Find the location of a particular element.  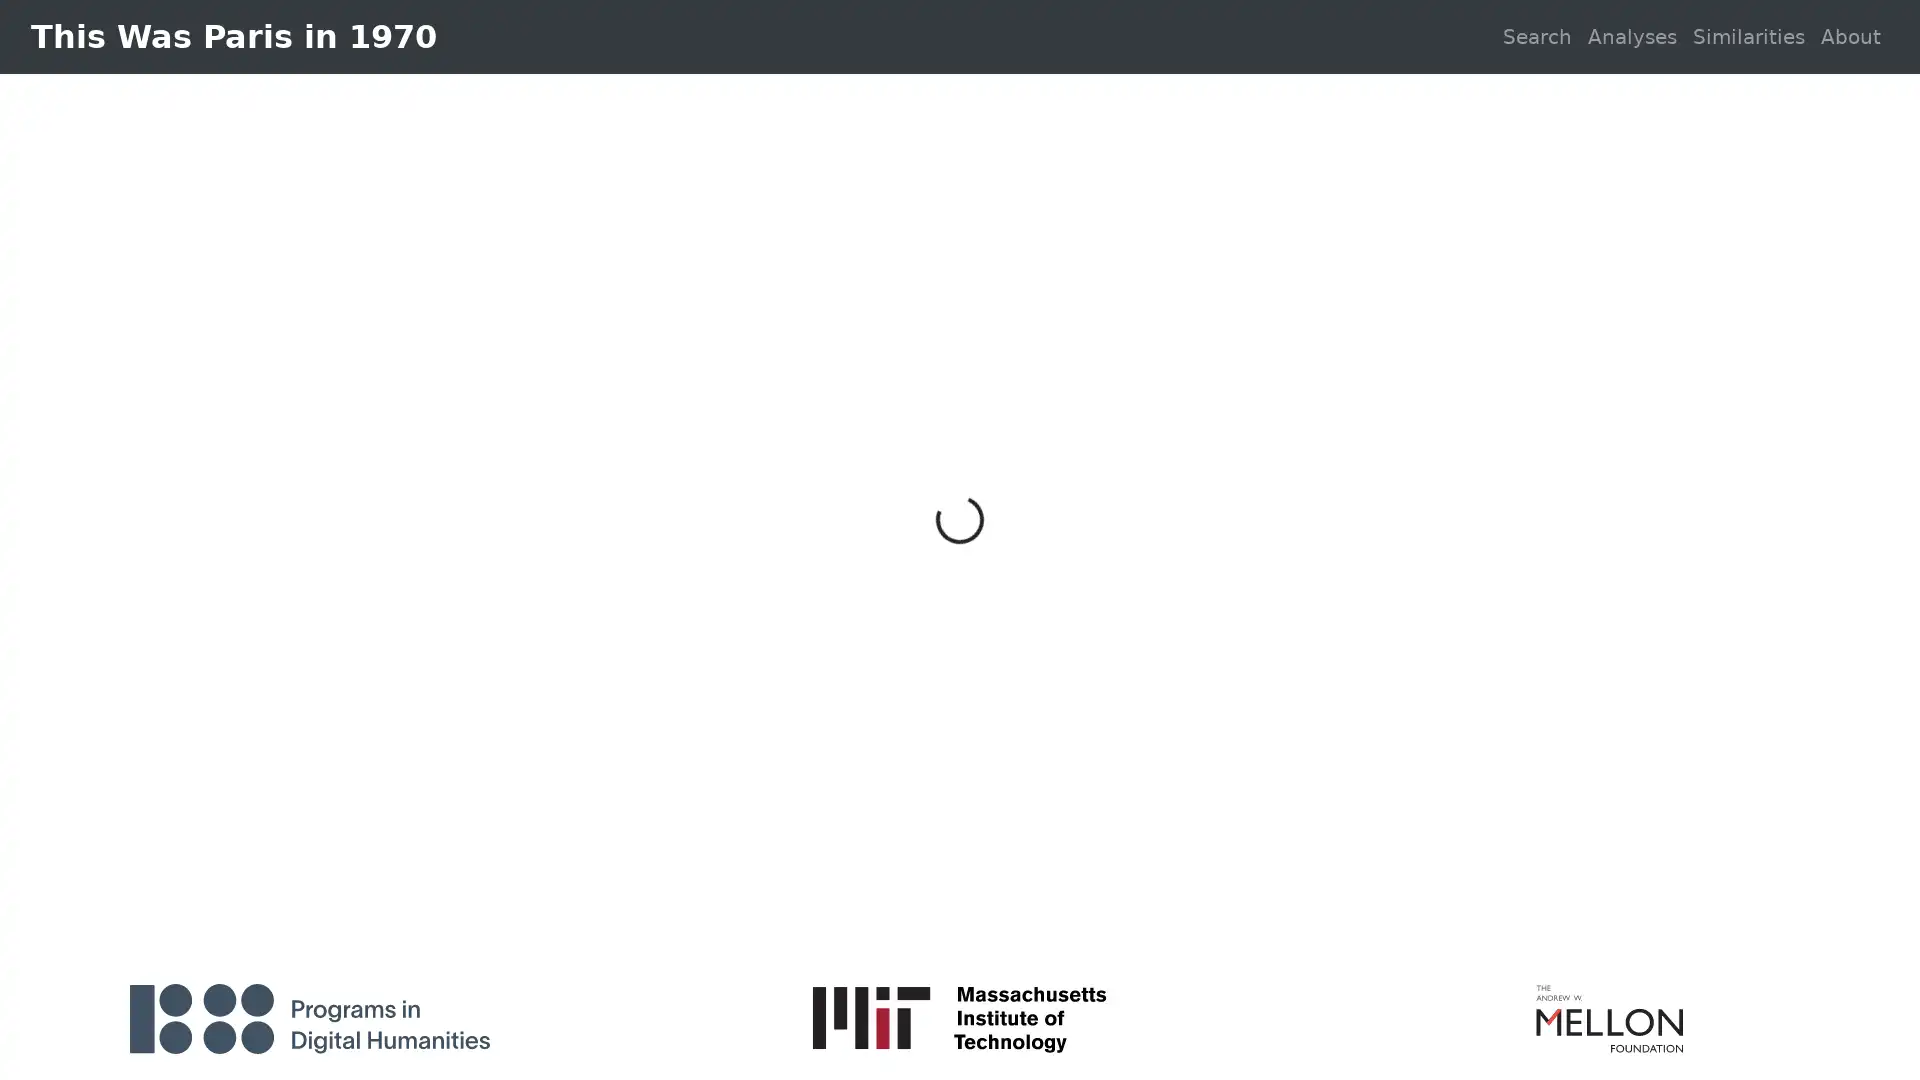

Zoom in is located at coordinates (27, 910).